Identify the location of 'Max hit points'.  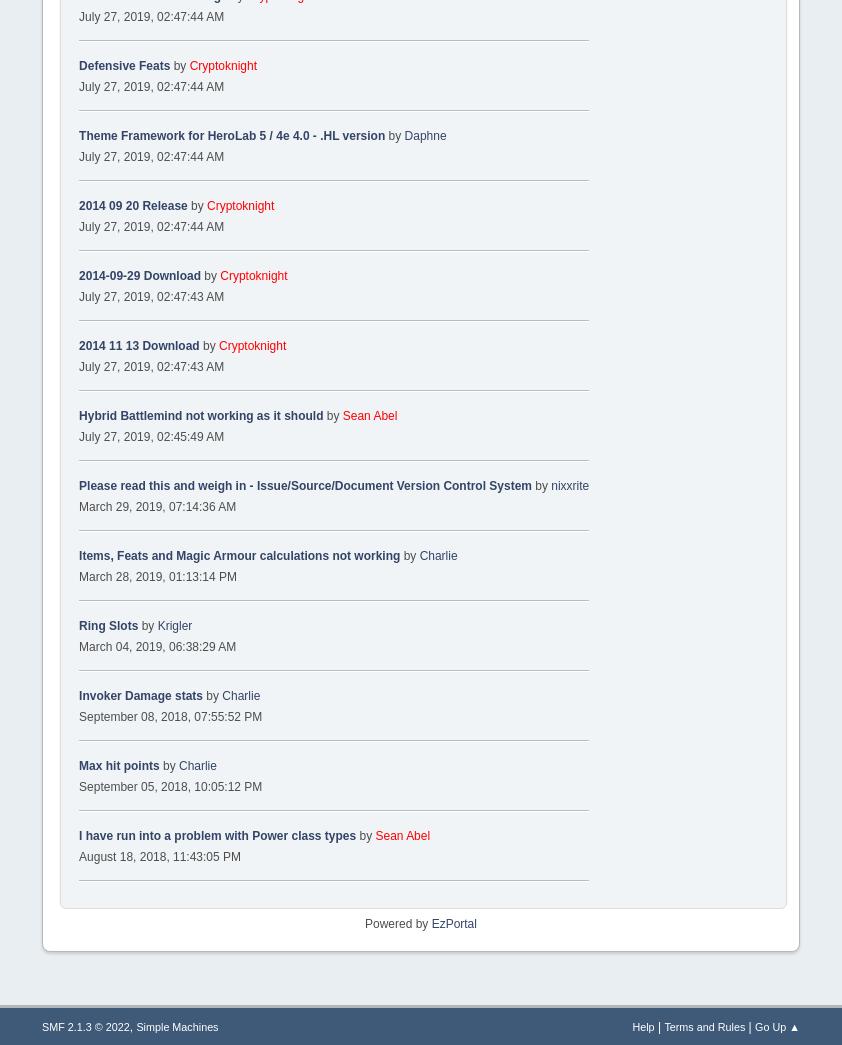
(117, 765).